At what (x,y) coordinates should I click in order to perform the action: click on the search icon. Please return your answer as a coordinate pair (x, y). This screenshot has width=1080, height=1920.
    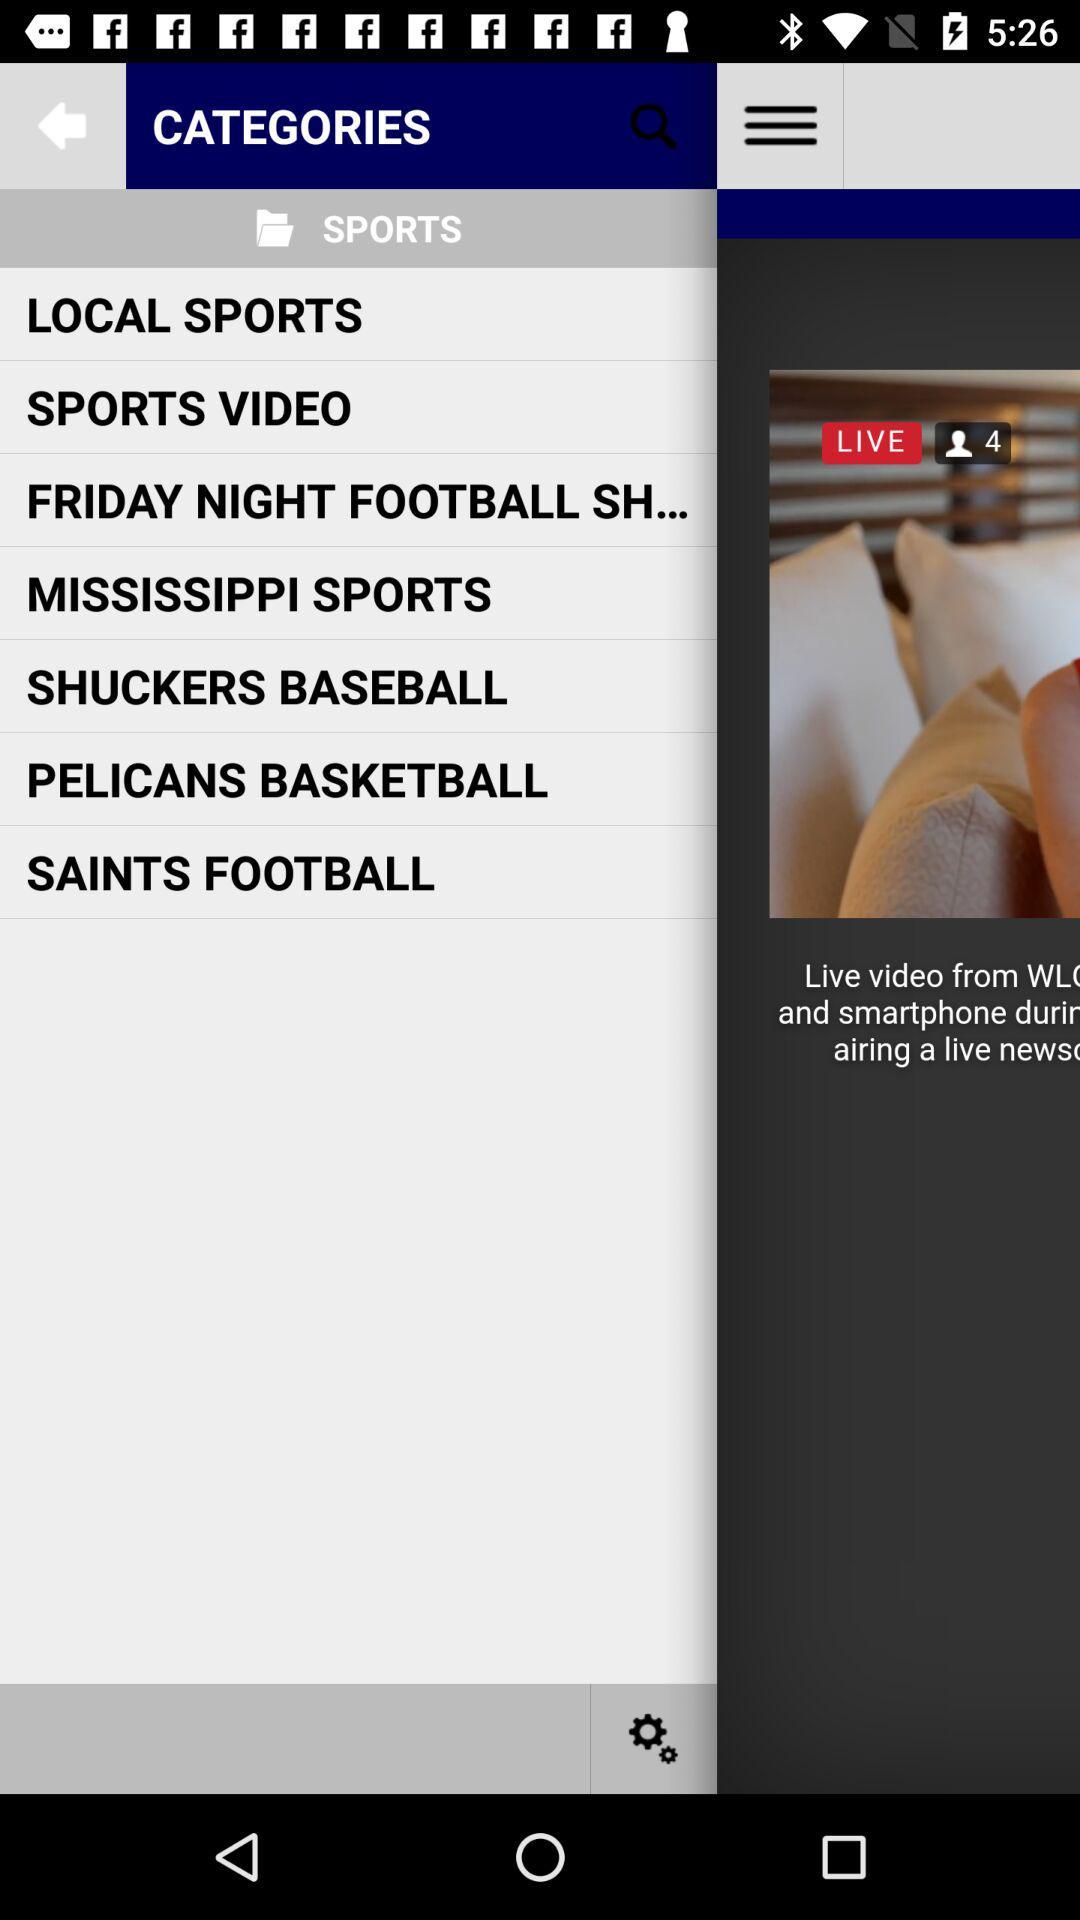
    Looking at the image, I should click on (654, 124).